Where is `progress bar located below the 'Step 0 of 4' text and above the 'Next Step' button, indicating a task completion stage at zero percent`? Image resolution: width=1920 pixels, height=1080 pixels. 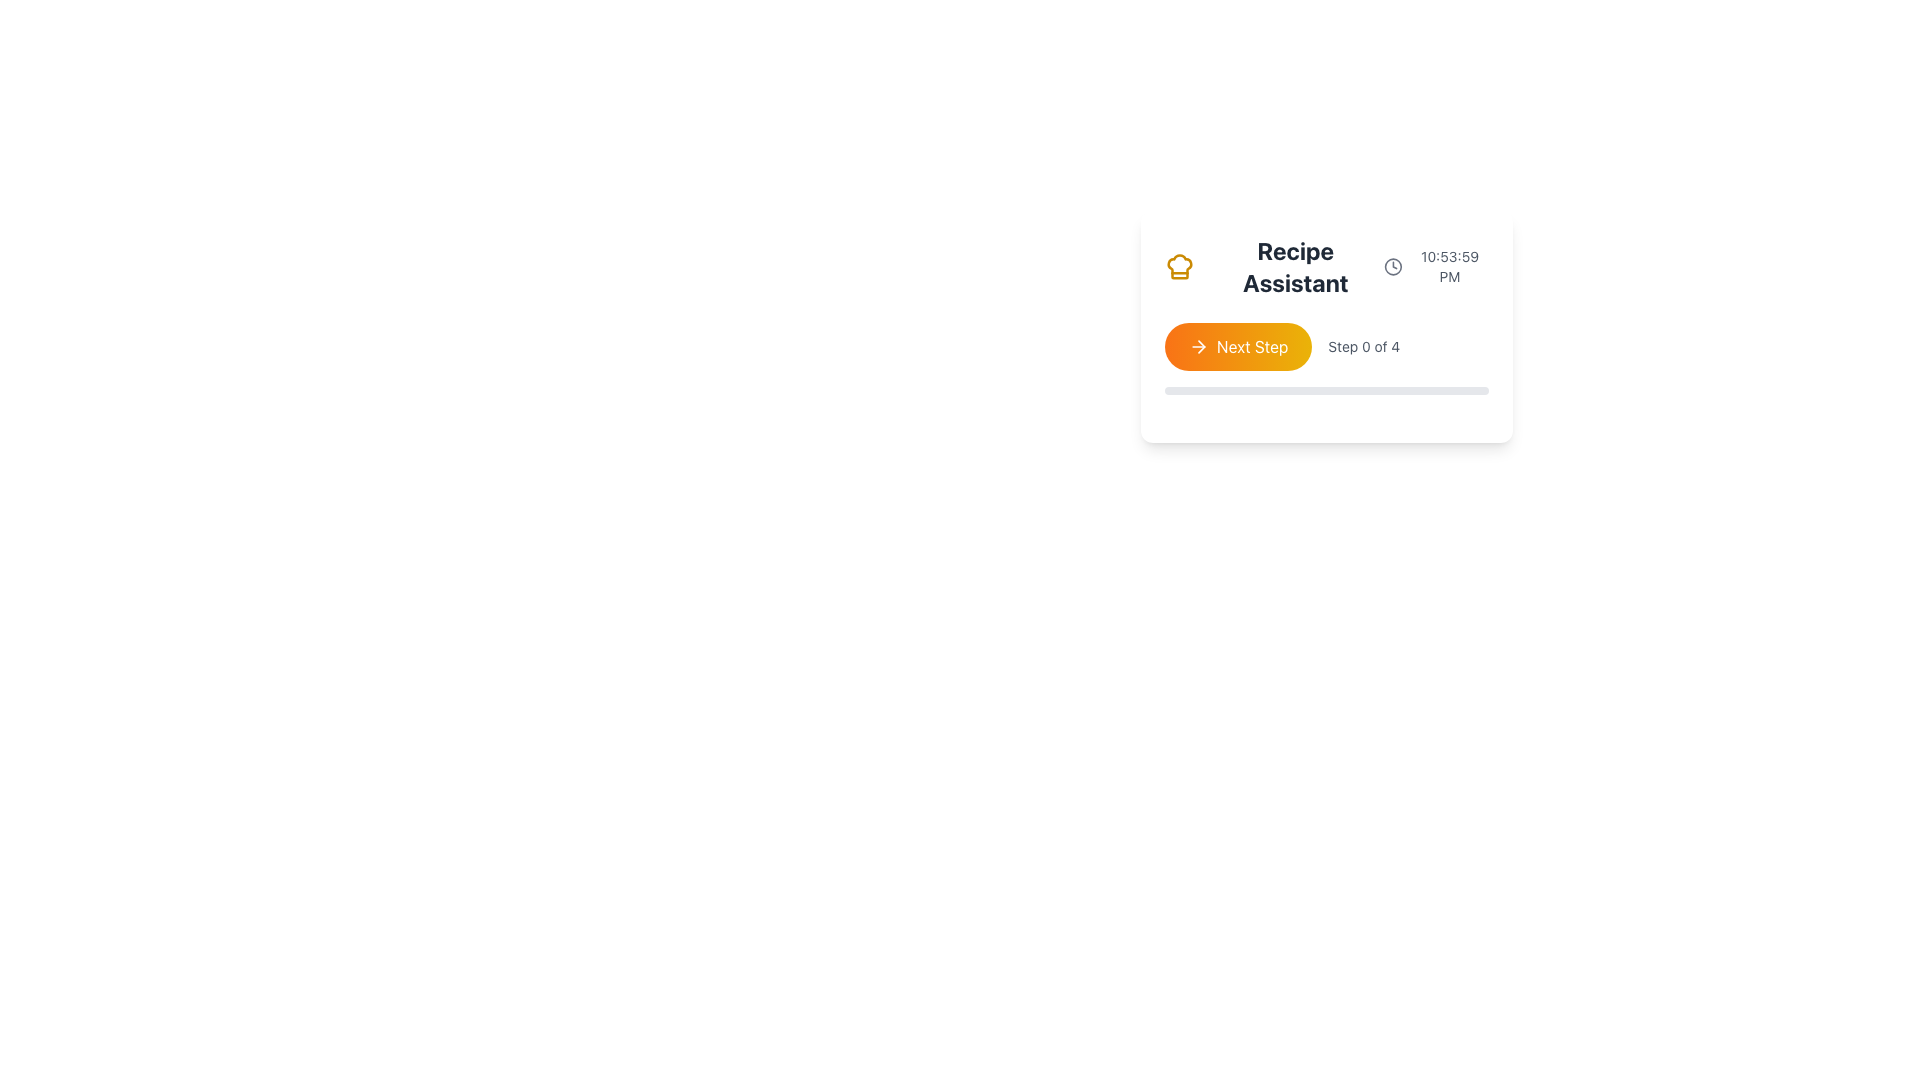
progress bar located below the 'Step 0 of 4' text and above the 'Next Step' button, indicating a task completion stage at zero percent is located at coordinates (1326, 390).